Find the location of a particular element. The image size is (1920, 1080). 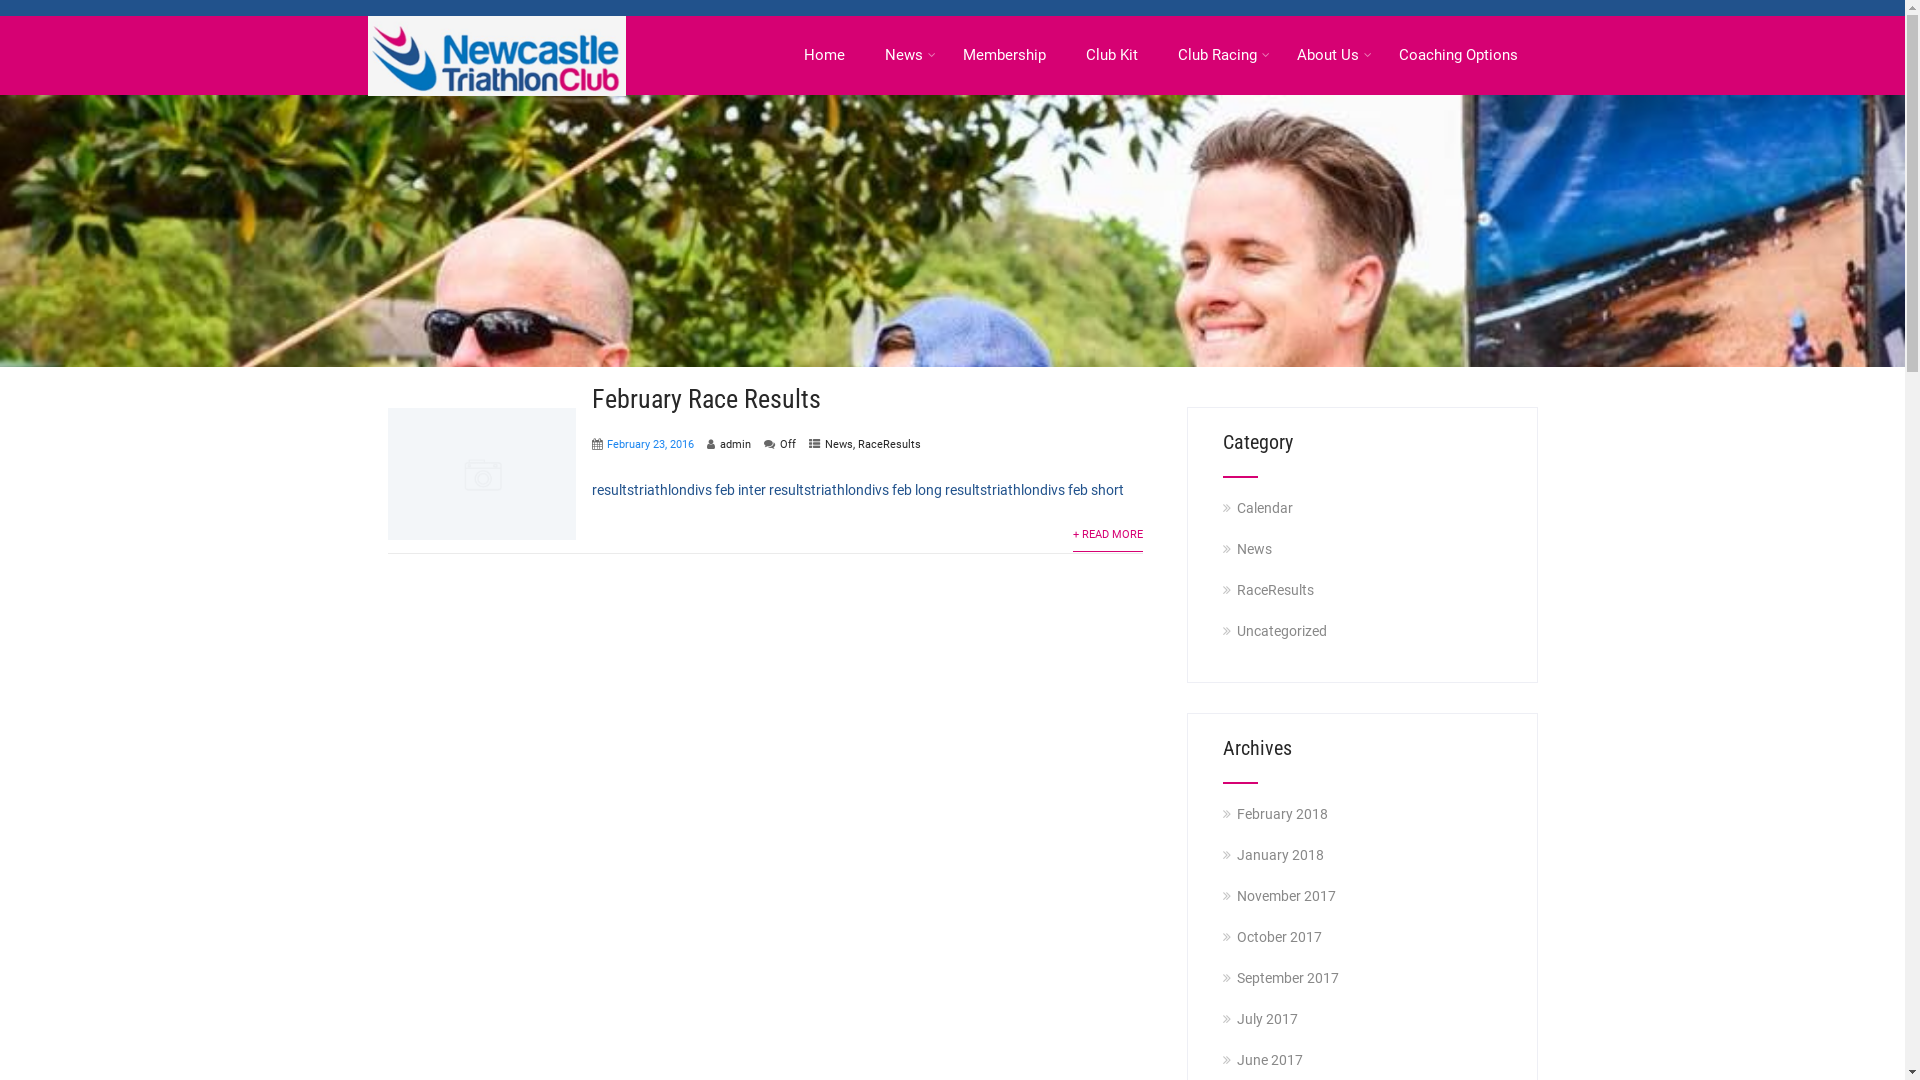

'February Race Results' is located at coordinates (706, 398).